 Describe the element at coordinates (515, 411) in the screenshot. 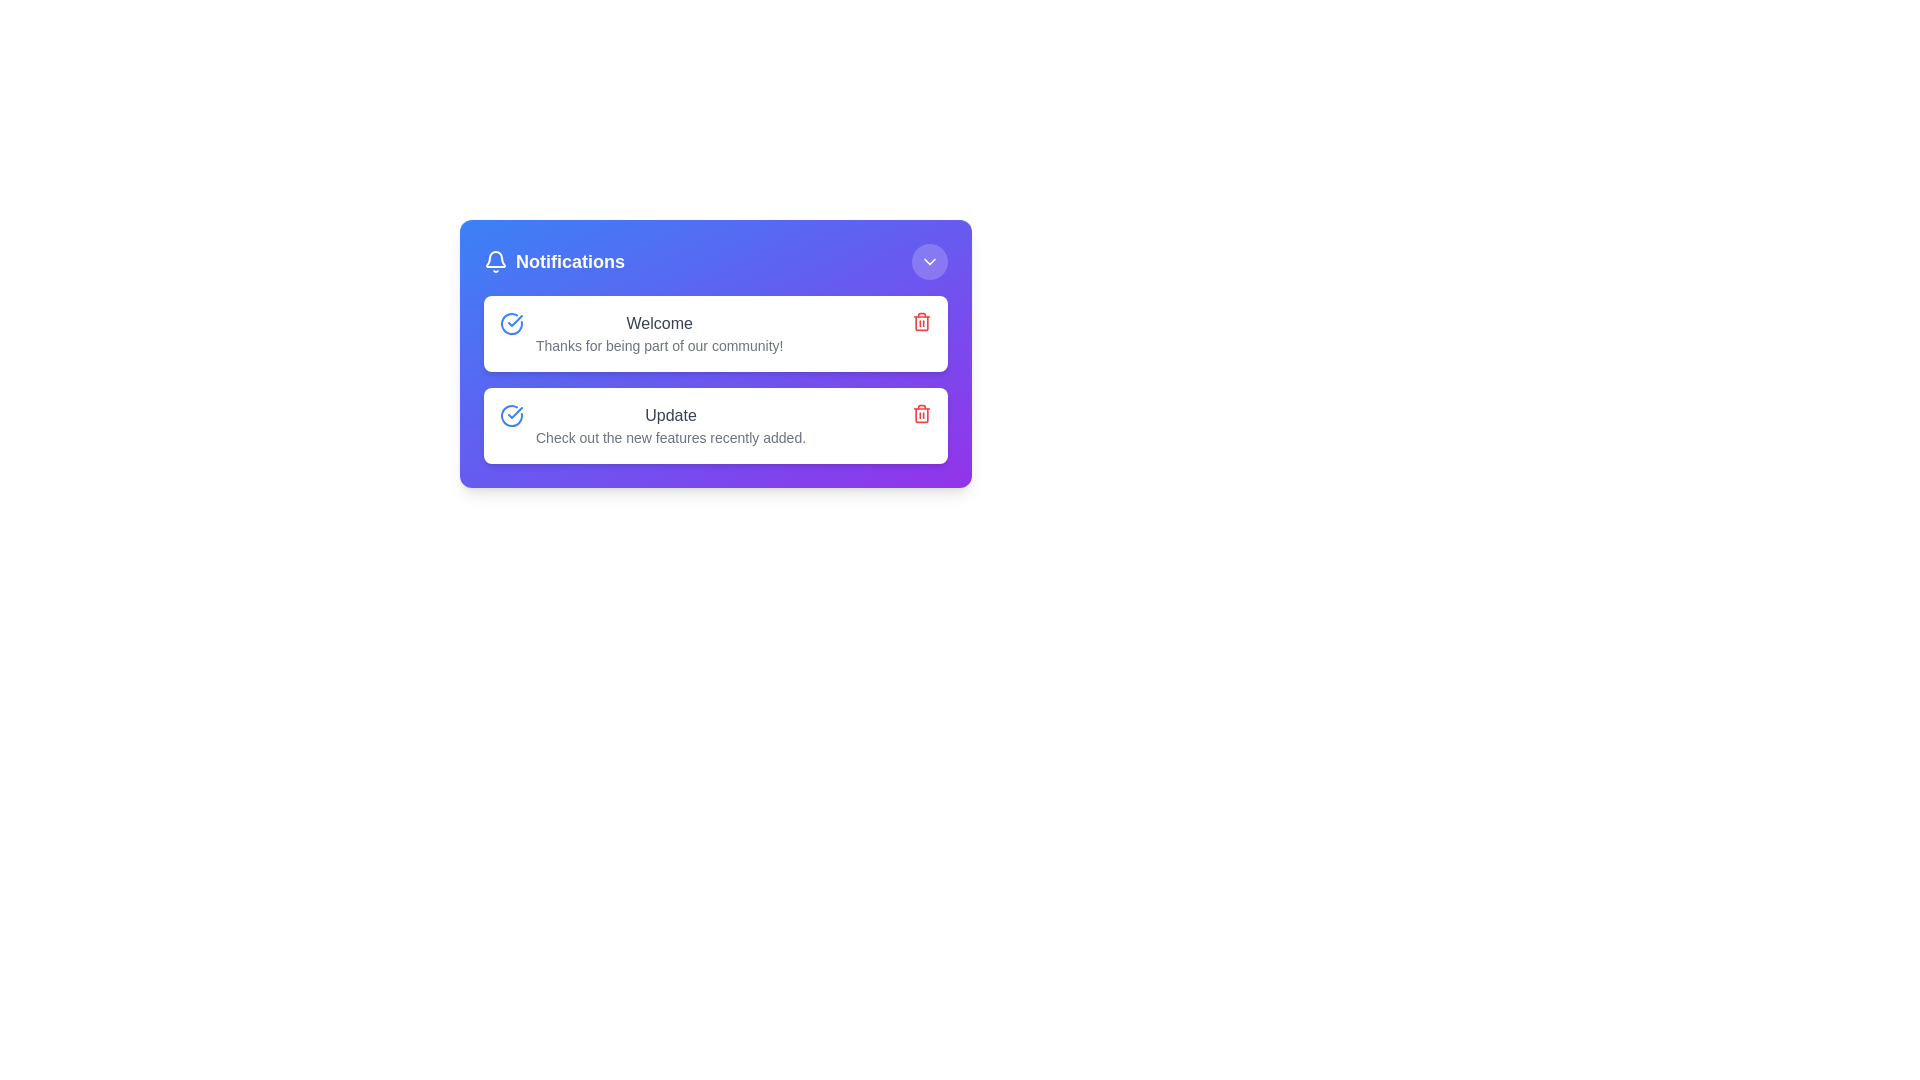

I see `the blue checkmark icon located in the circular design, which is positioned to the left of the text 'Welcome' in the notification box` at that location.